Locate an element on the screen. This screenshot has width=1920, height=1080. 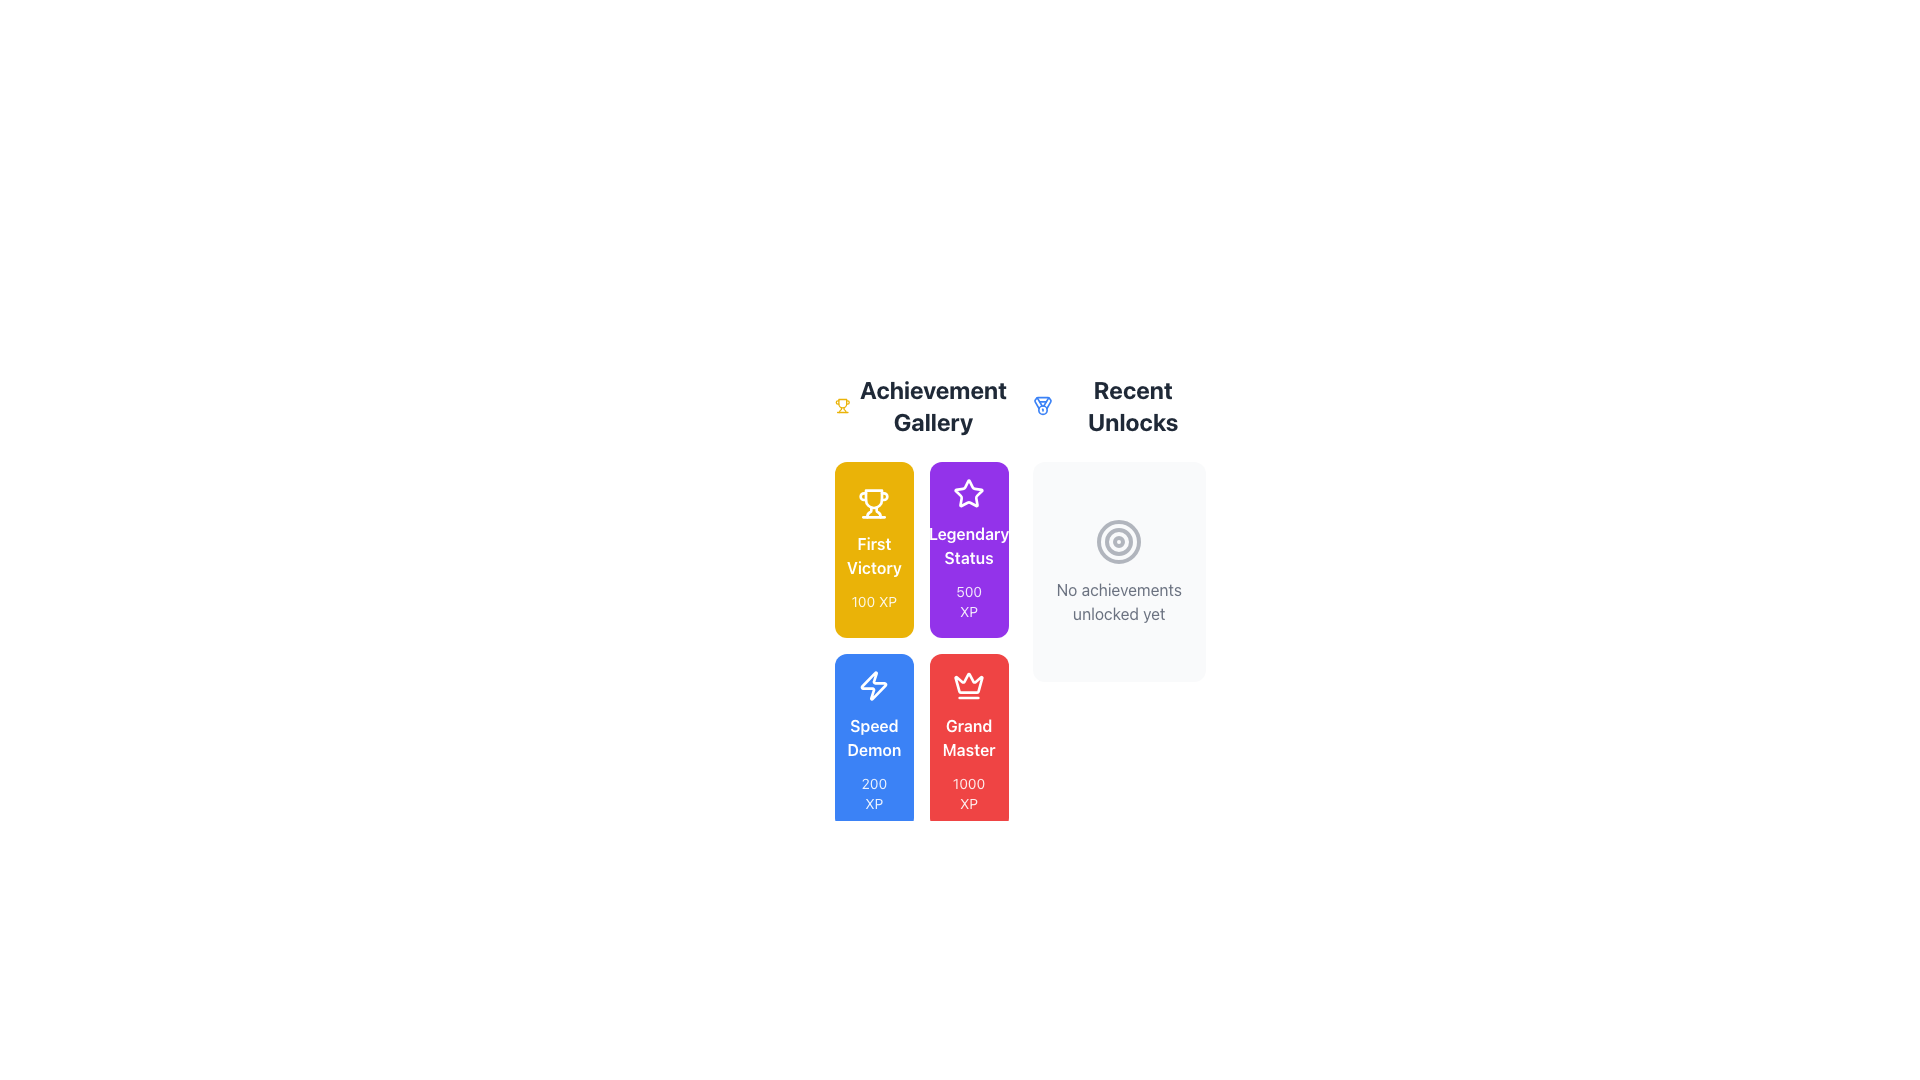
the text label displaying '200 XP' located at the bottom center of the blue card labeled 'Speed Demon' in the Achievement Gallery section is located at coordinates (874, 793).